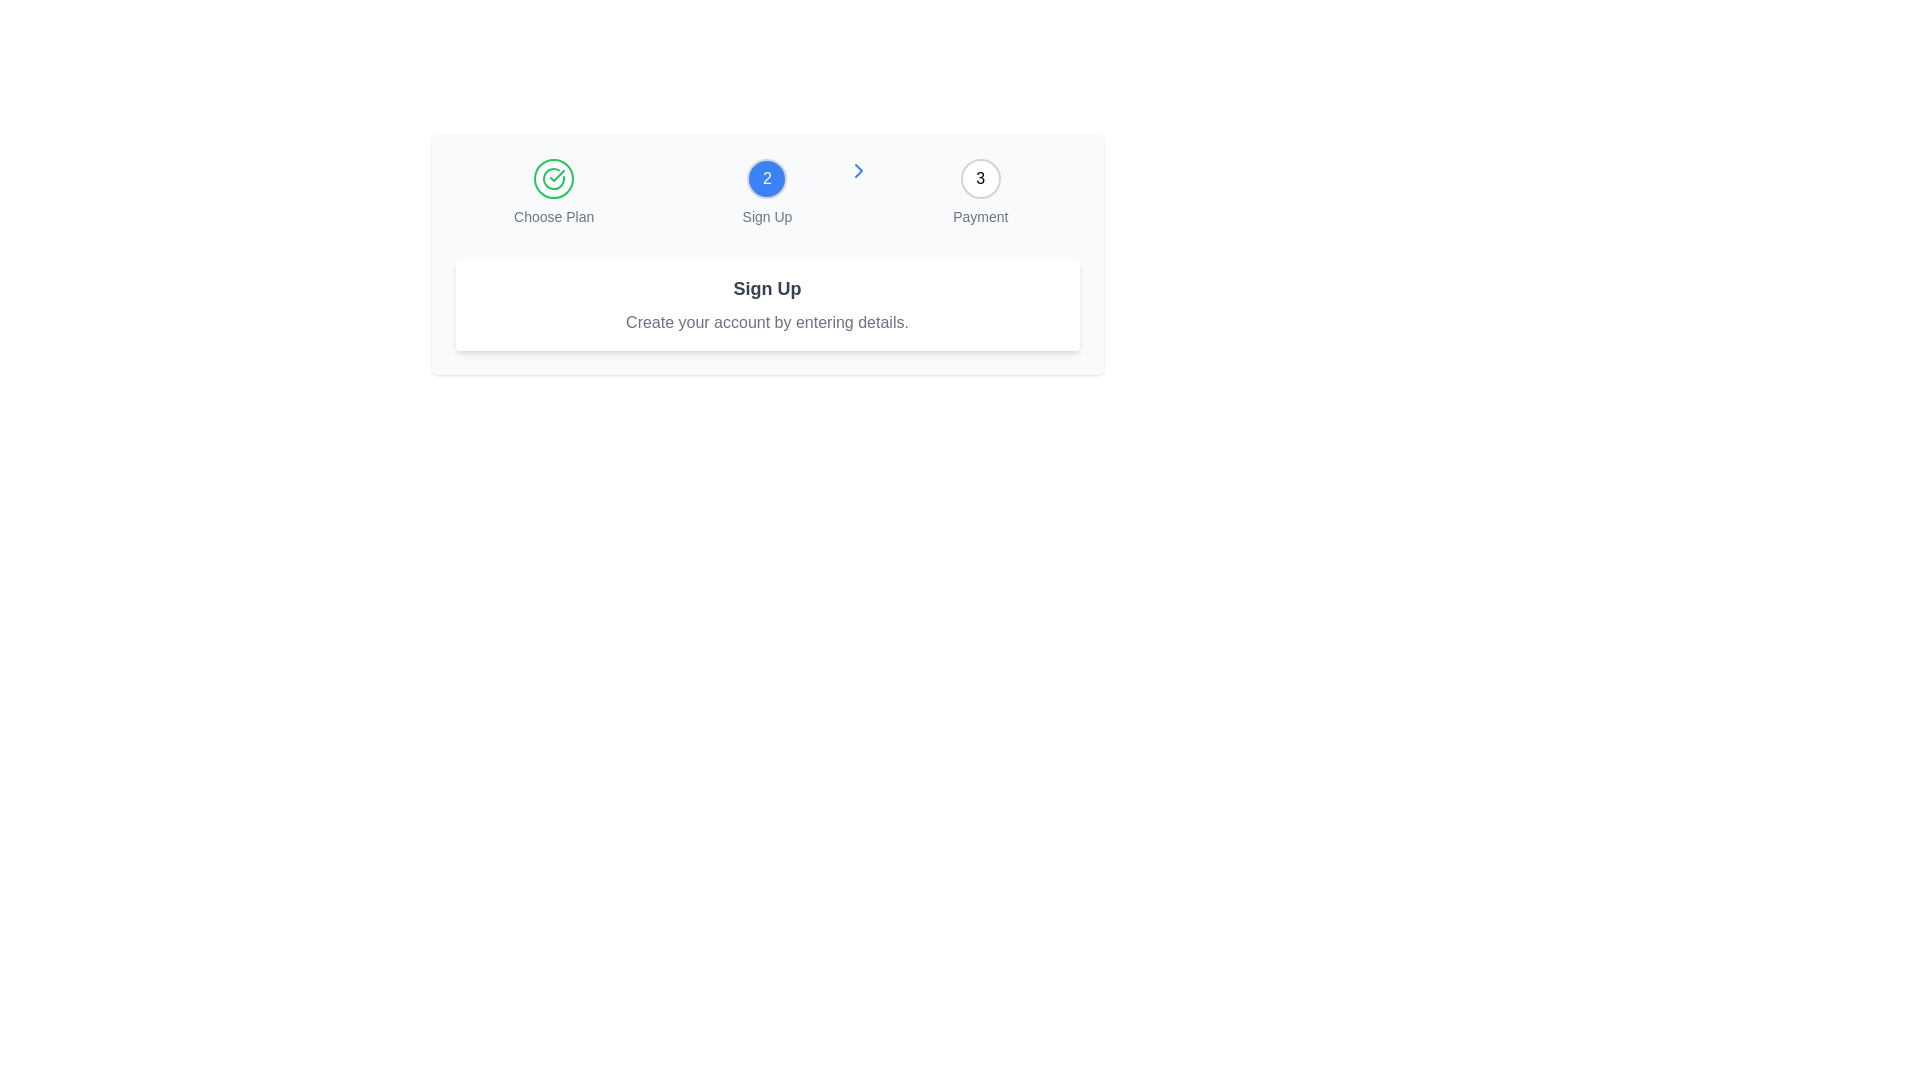 The image size is (1920, 1080). I want to click on the 'Payment' step indicator in the multi-step navigation bar, which is the third step labeled 'Payment', so click(980, 177).